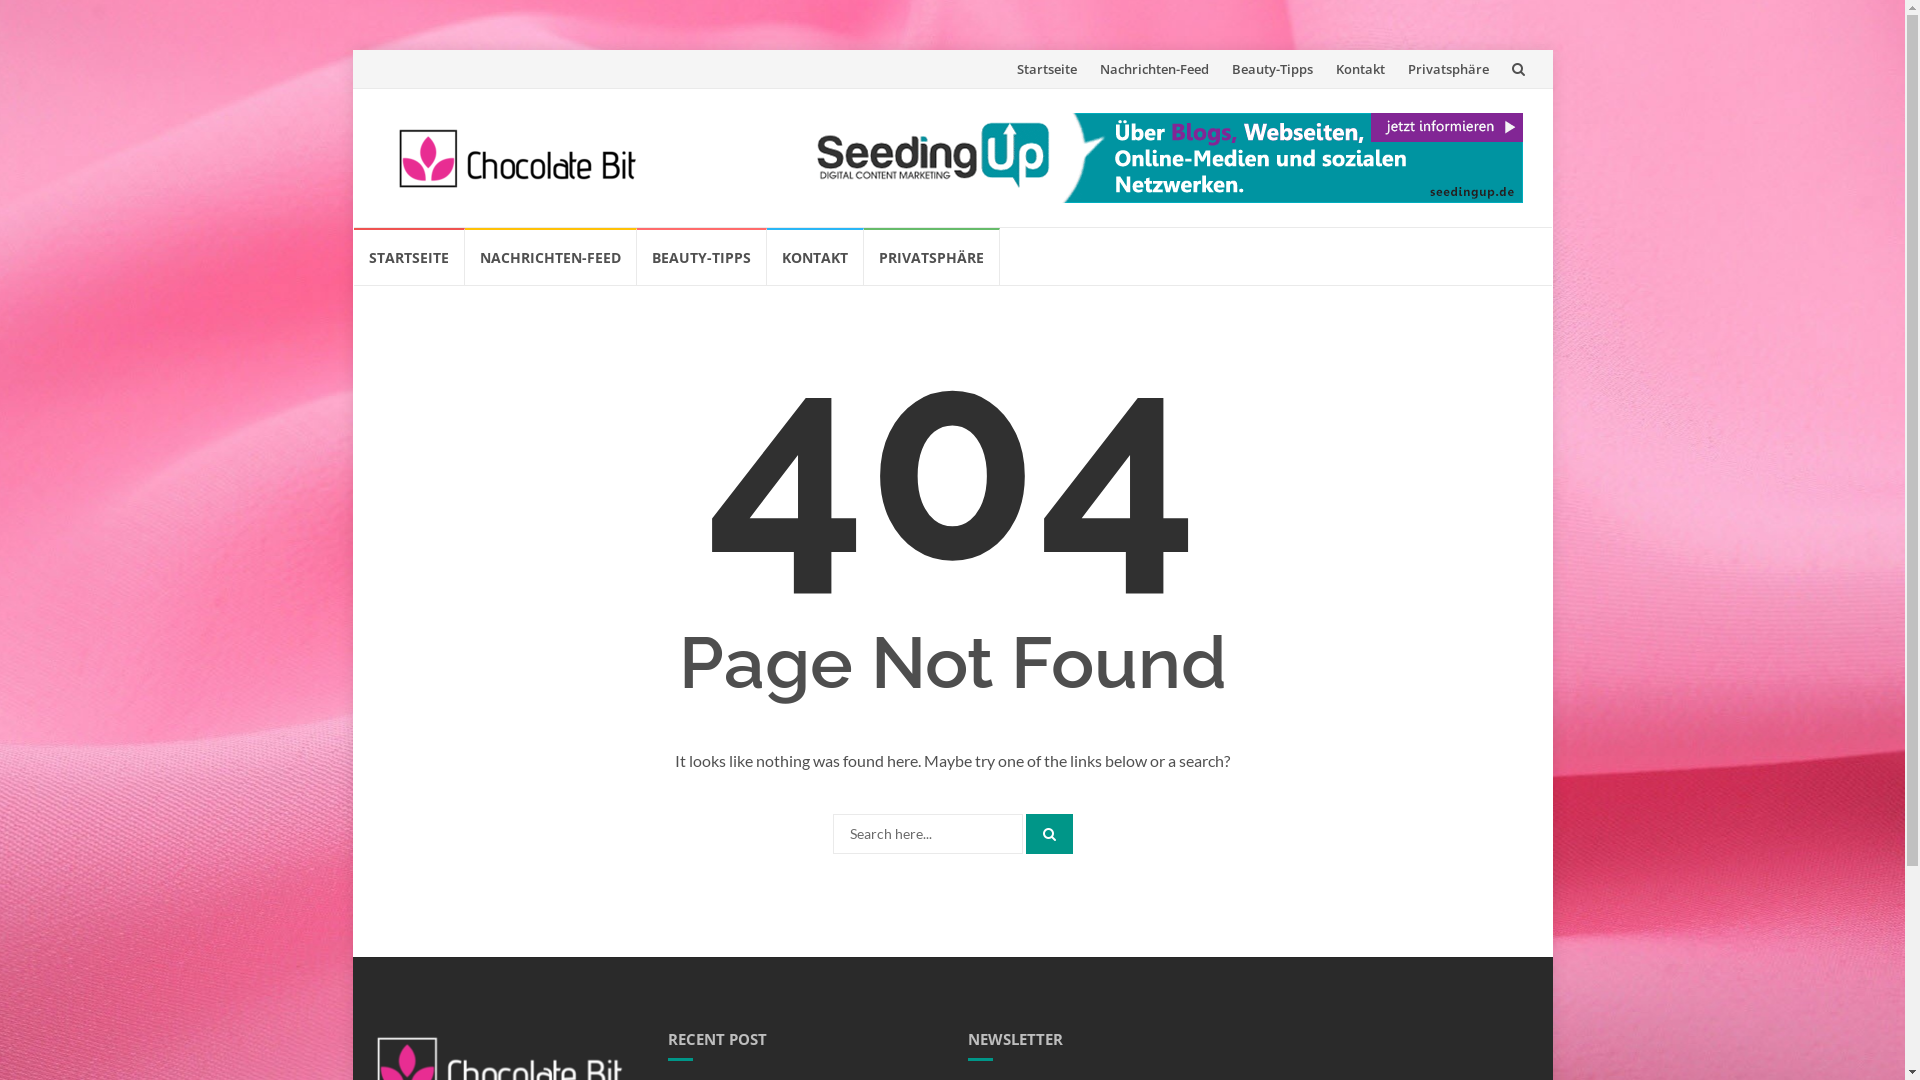  I want to click on 'Nachrichten-Feed', so click(1154, 68).